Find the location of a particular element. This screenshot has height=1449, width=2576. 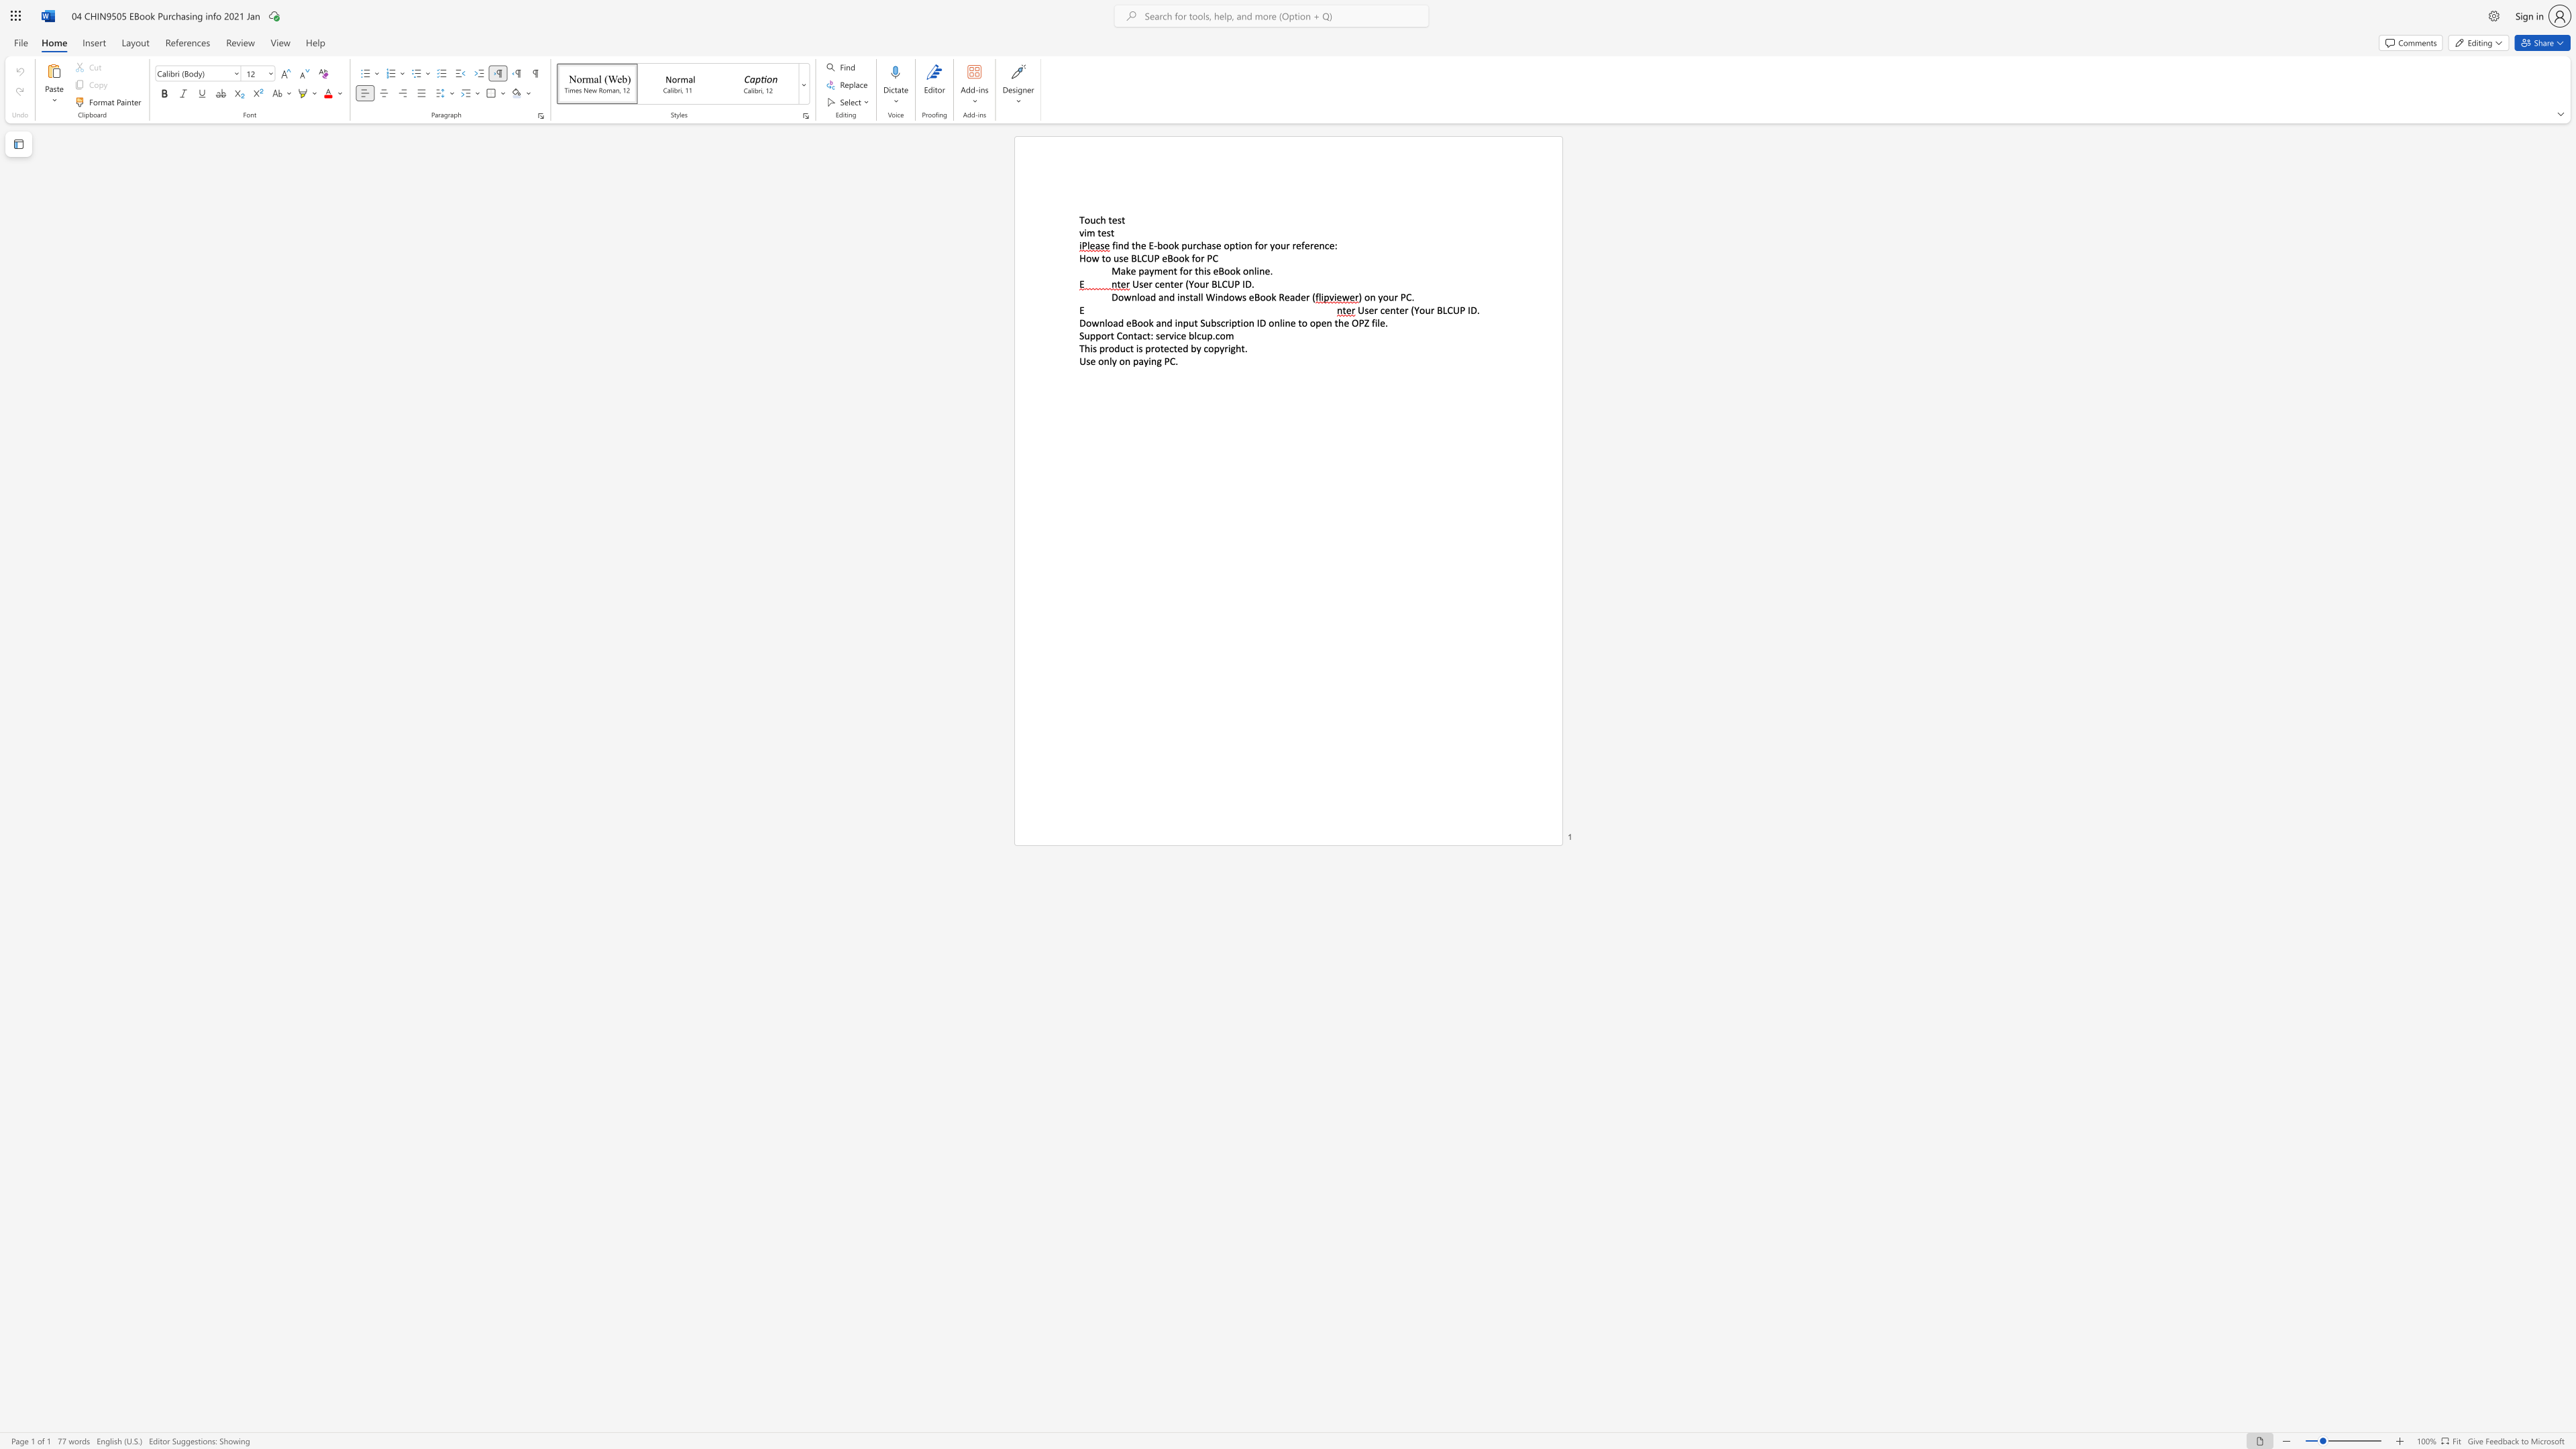

the 1th character "-" in the text is located at coordinates (1155, 245).